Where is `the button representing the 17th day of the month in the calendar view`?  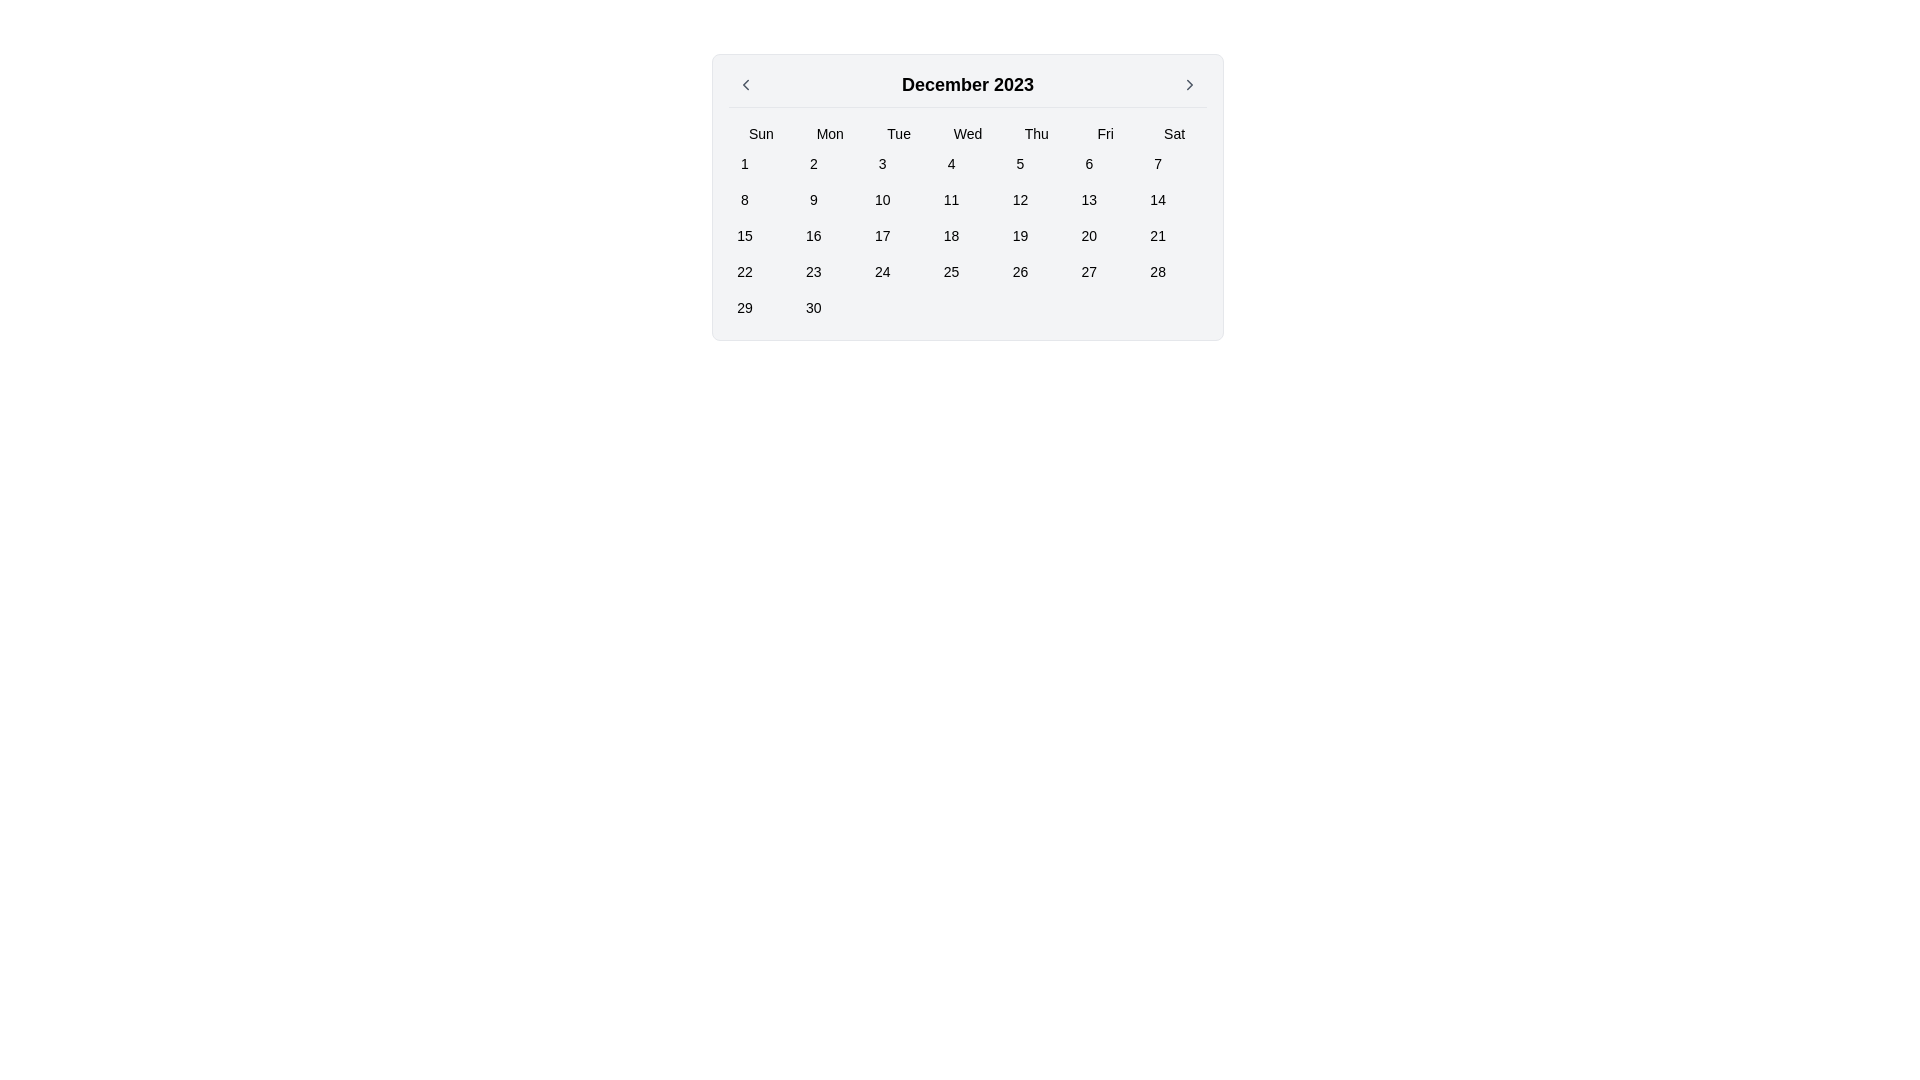 the button representing the 17th day of the month in the calendar view is located at coordinates (881, 234).